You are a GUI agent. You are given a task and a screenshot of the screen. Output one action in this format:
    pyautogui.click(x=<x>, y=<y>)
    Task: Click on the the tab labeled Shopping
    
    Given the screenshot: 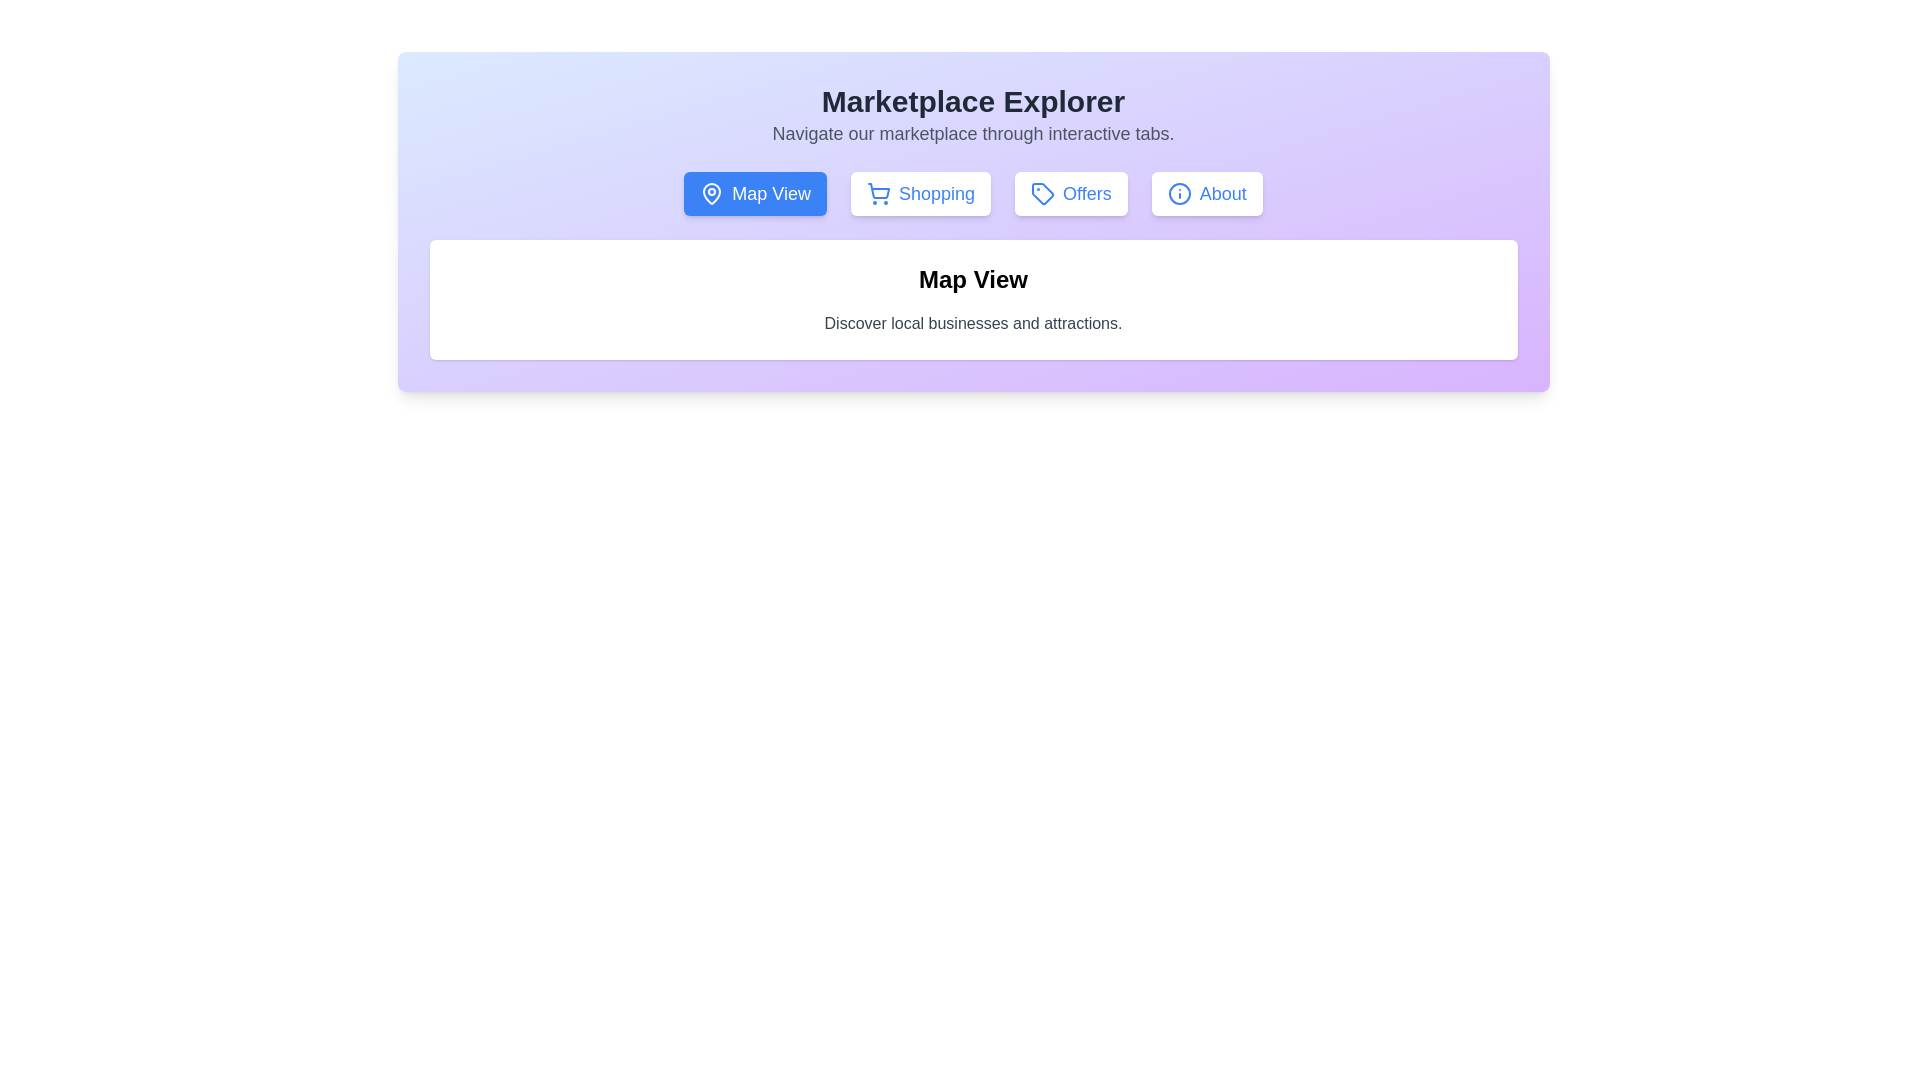 What is the action you would take?
    pyautogui.click(x=920, y=193)
    